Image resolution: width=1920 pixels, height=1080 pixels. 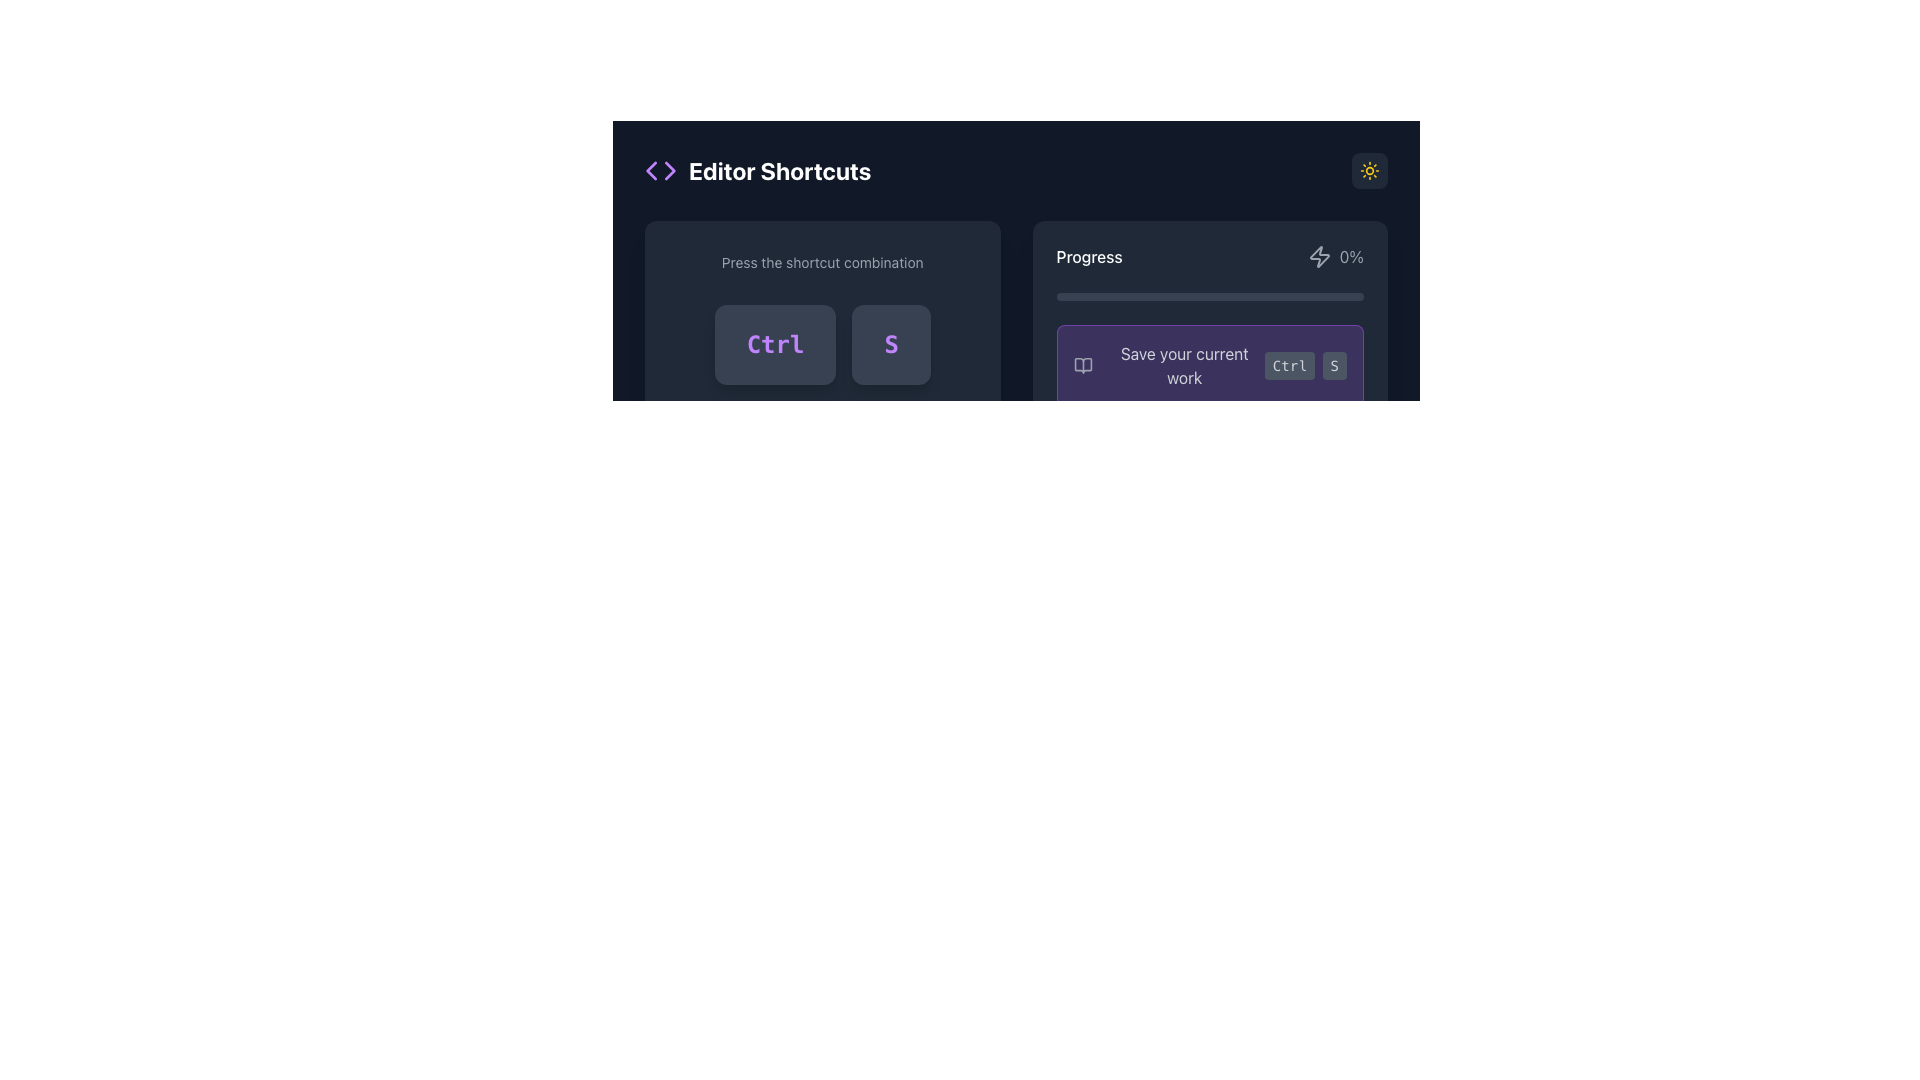 I want to click on the lightning bolt icon with a gray outline located to the left of the percentage text '0%' in the Progress area, so click(x=1319, y=256).